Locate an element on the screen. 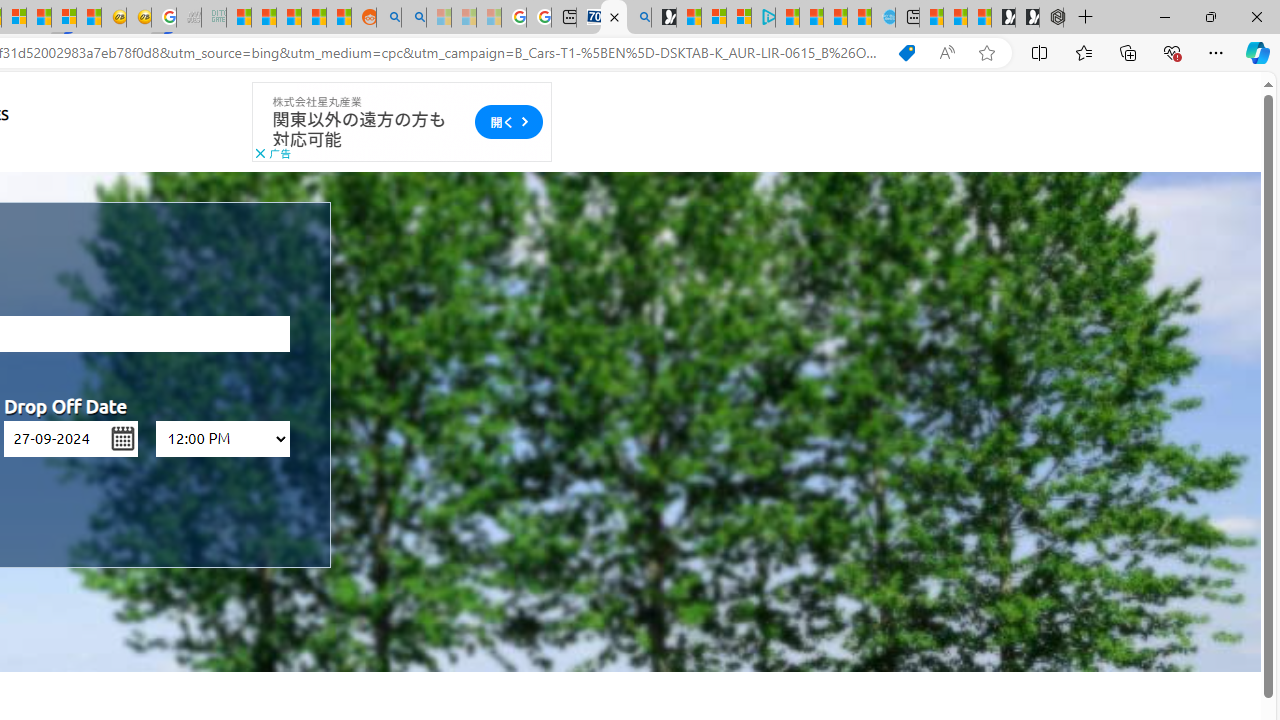  'Shopping in Microsoft Edge' is located at coordinates (905, 52).